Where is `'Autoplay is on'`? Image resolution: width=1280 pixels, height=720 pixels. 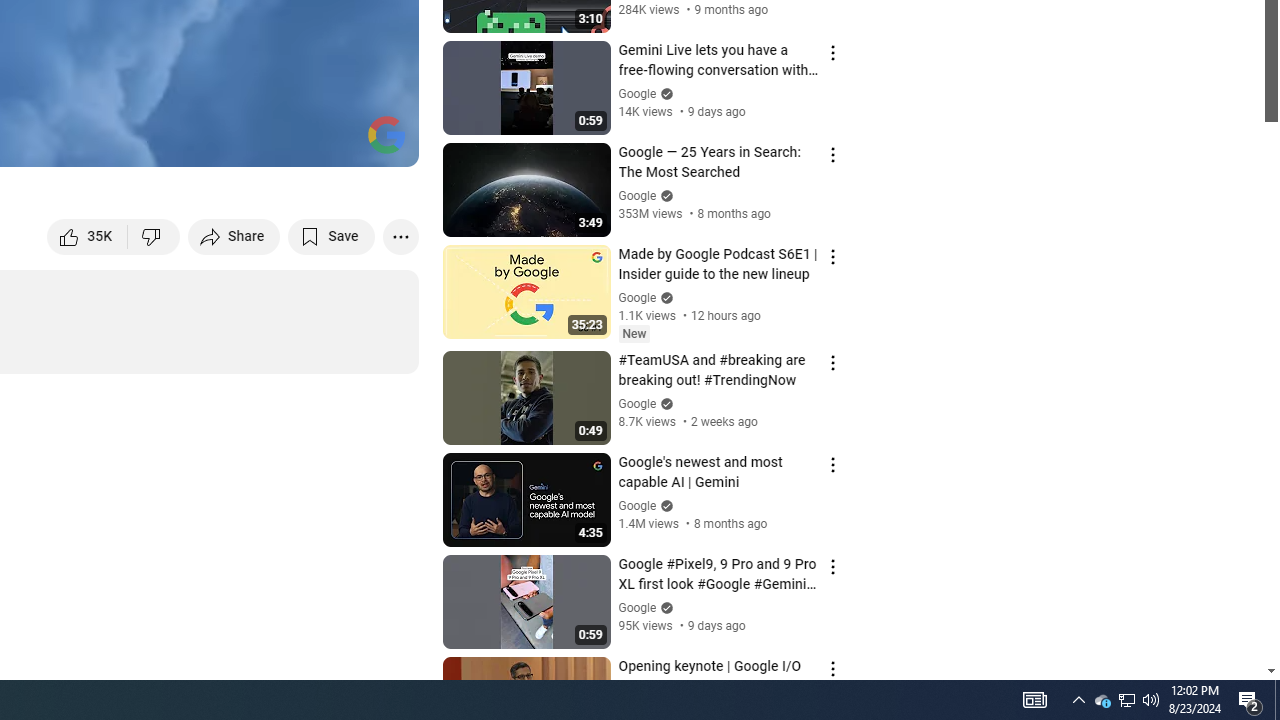
'Autoplay is on' is located at coordinates (141, 141).